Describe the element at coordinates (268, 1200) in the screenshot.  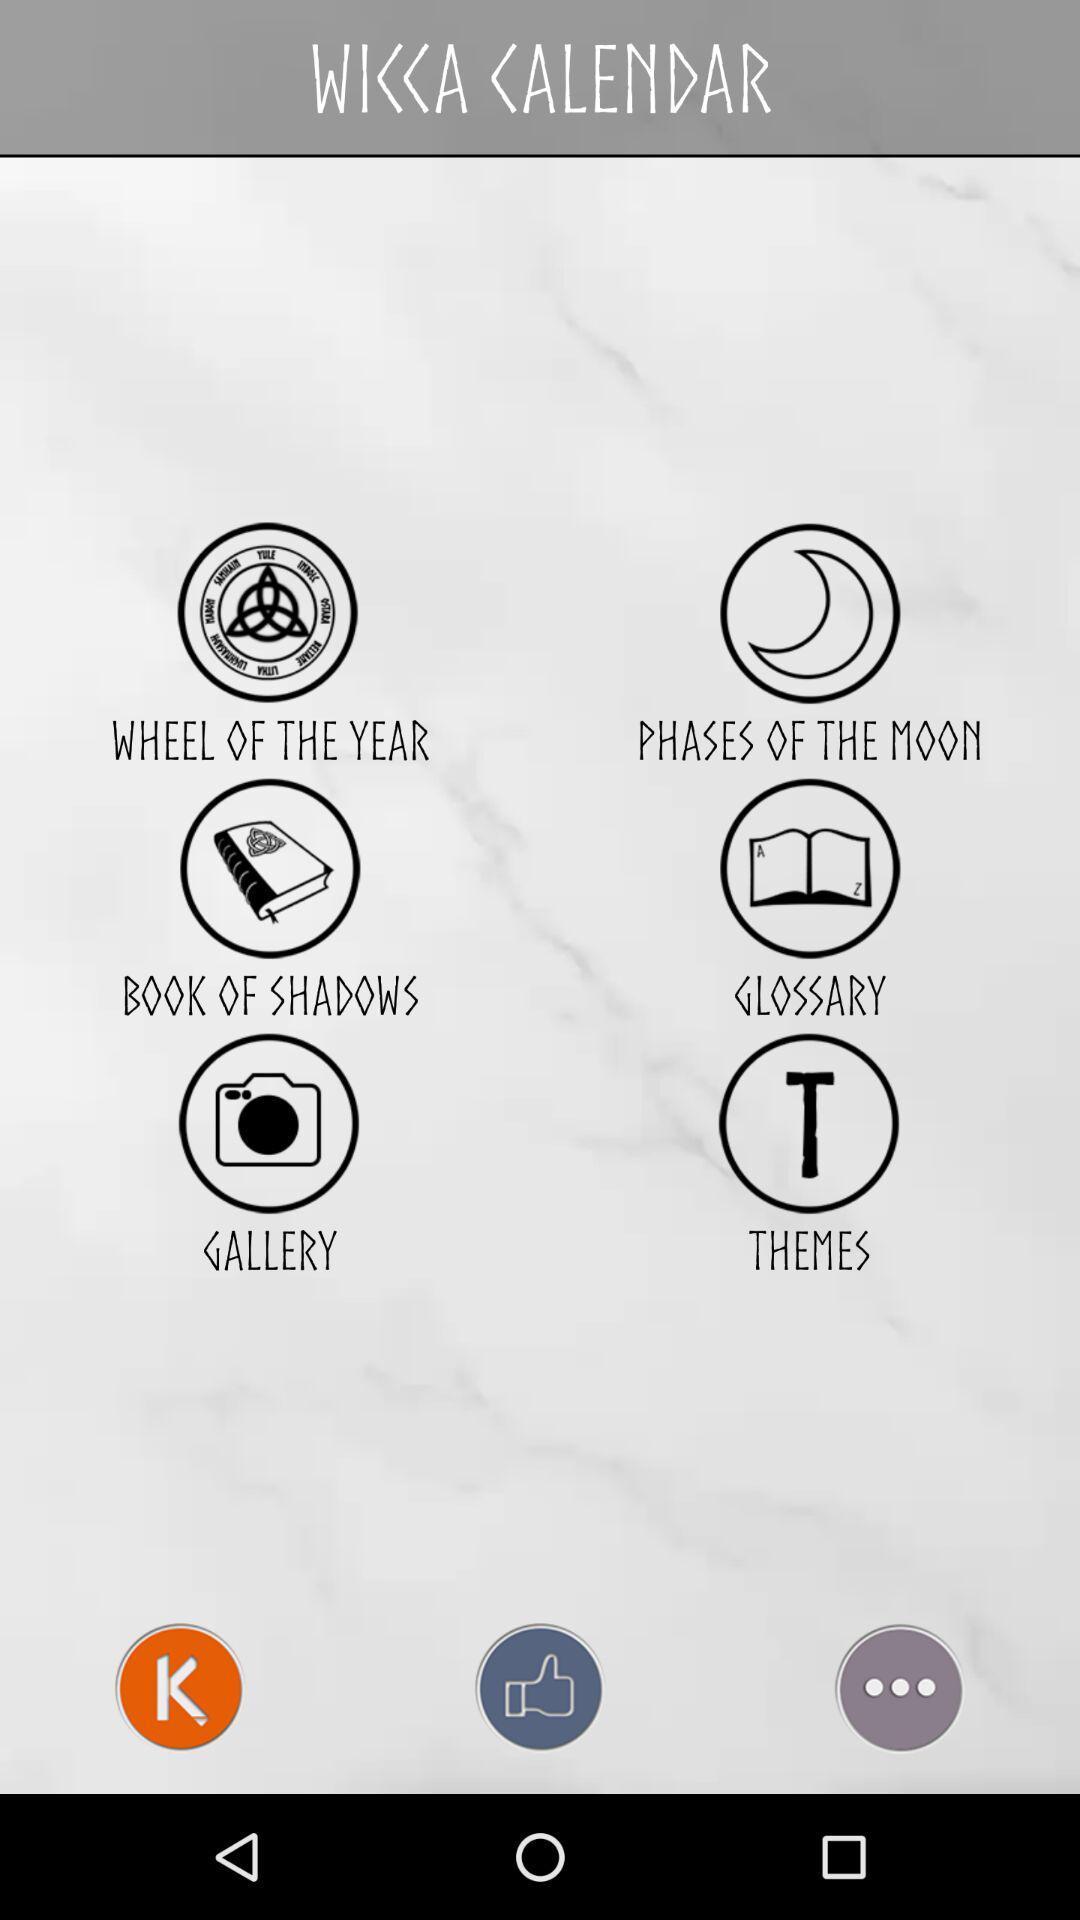
I see `the photo icon` at that location.